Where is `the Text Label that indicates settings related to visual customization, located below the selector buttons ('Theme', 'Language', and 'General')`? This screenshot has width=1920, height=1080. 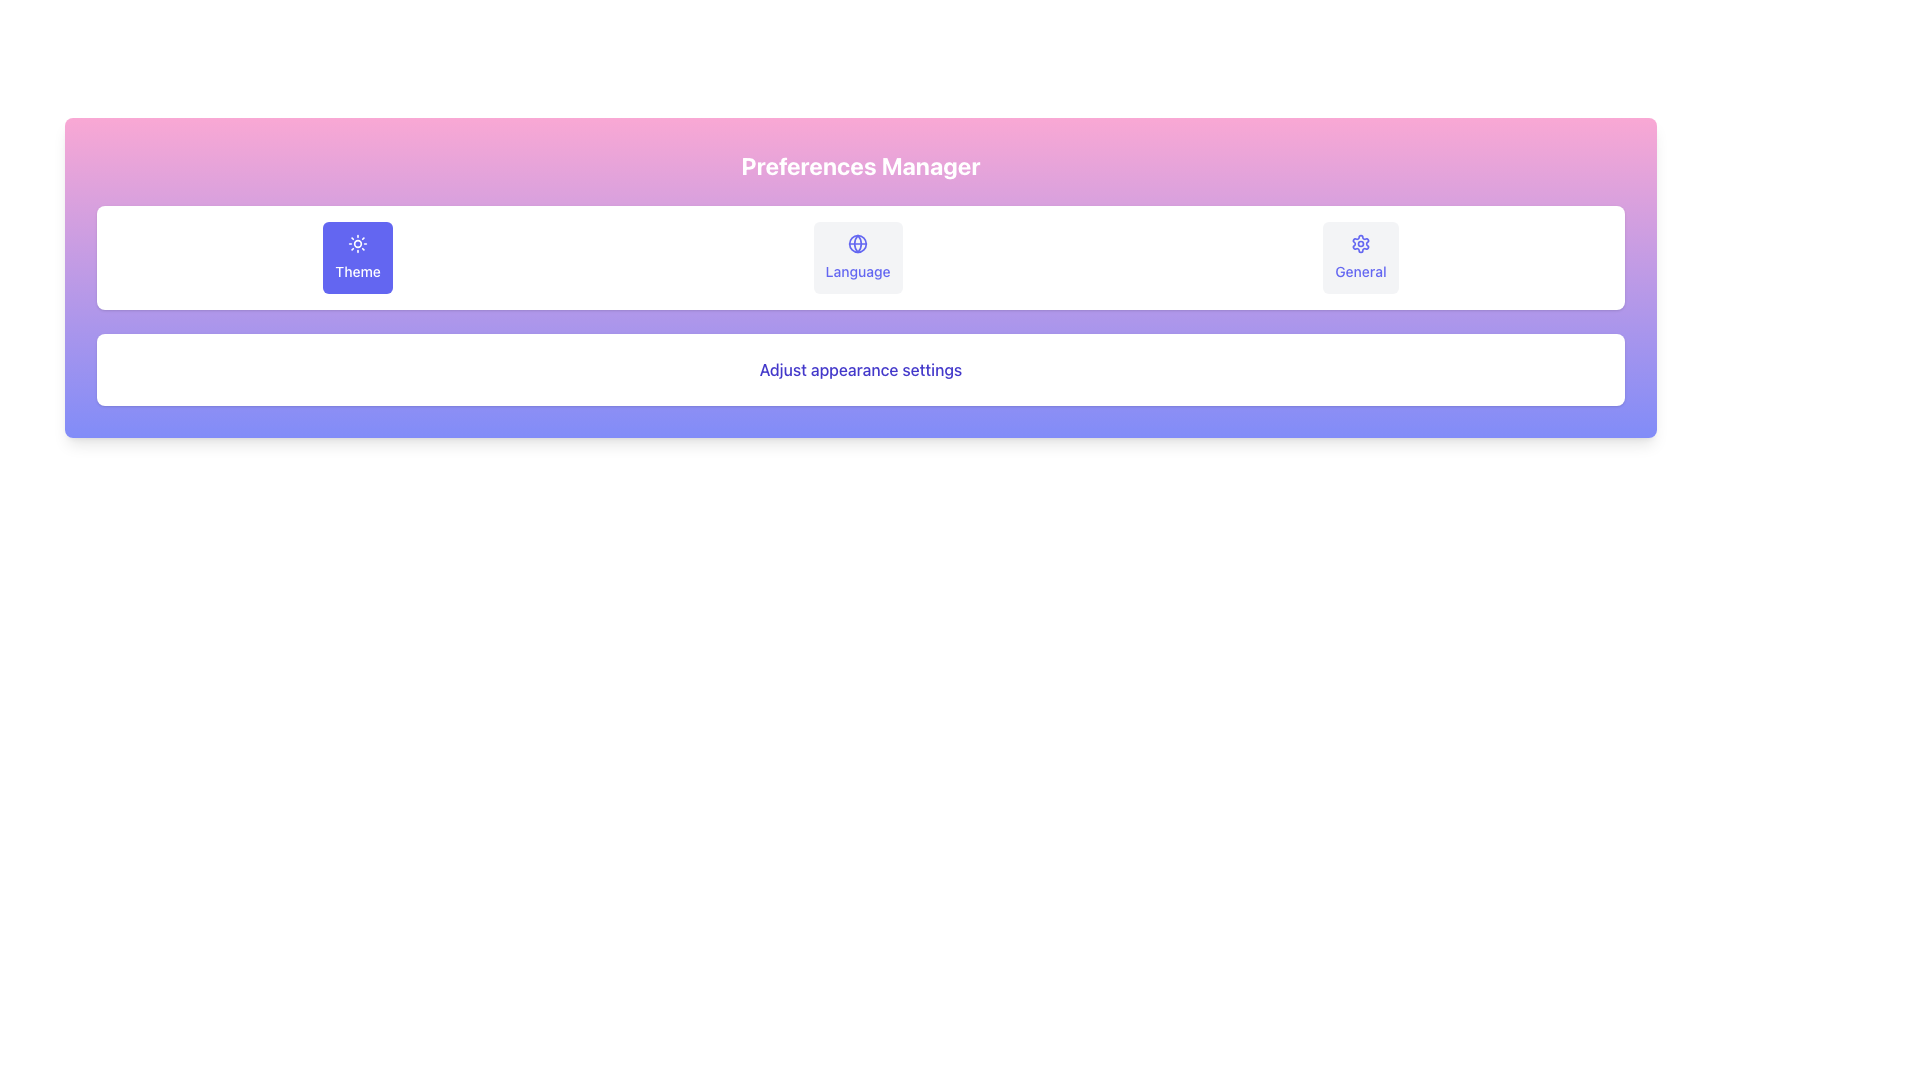 the Text Label that indicates settings related to visual customization, located below the selector buttons ('Theme', 'Language', and 'General') is located at coordinates (860, 370).